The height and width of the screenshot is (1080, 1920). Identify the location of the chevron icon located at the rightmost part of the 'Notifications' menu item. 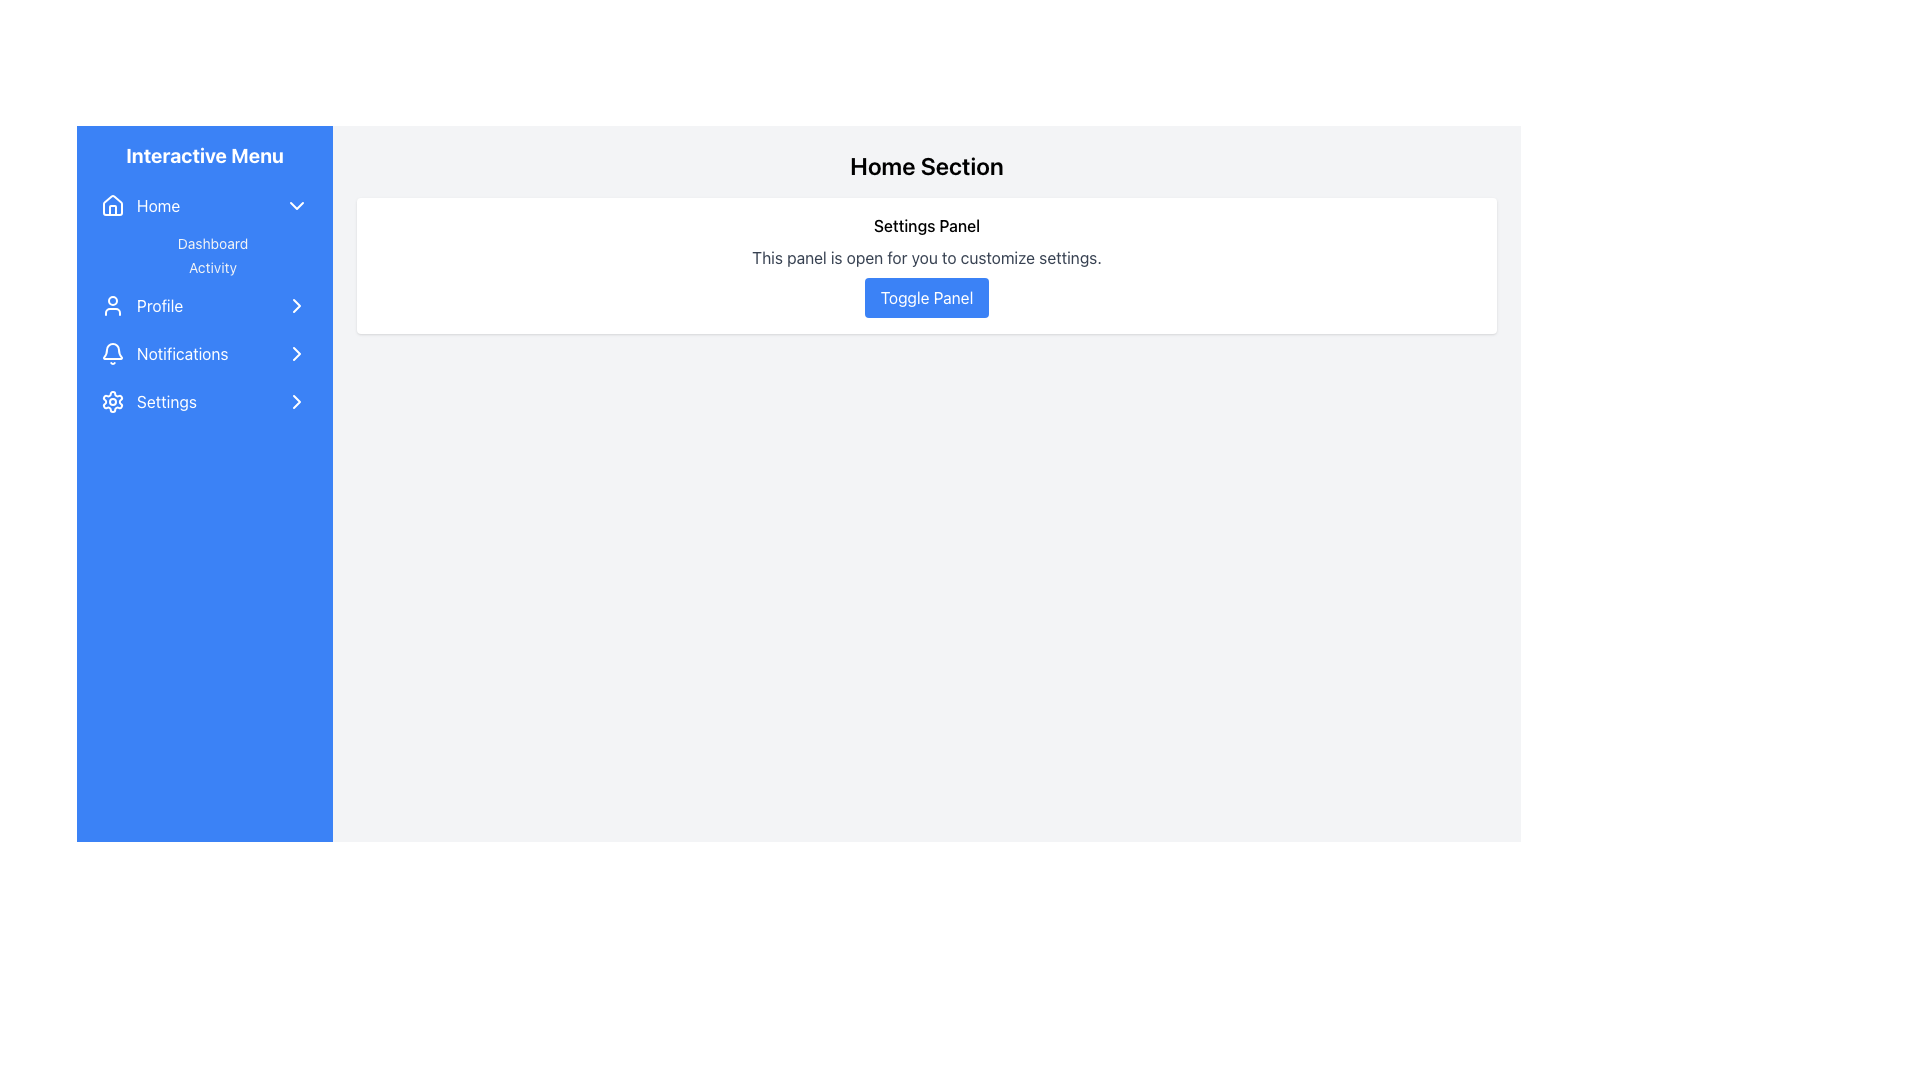
(296, 353).